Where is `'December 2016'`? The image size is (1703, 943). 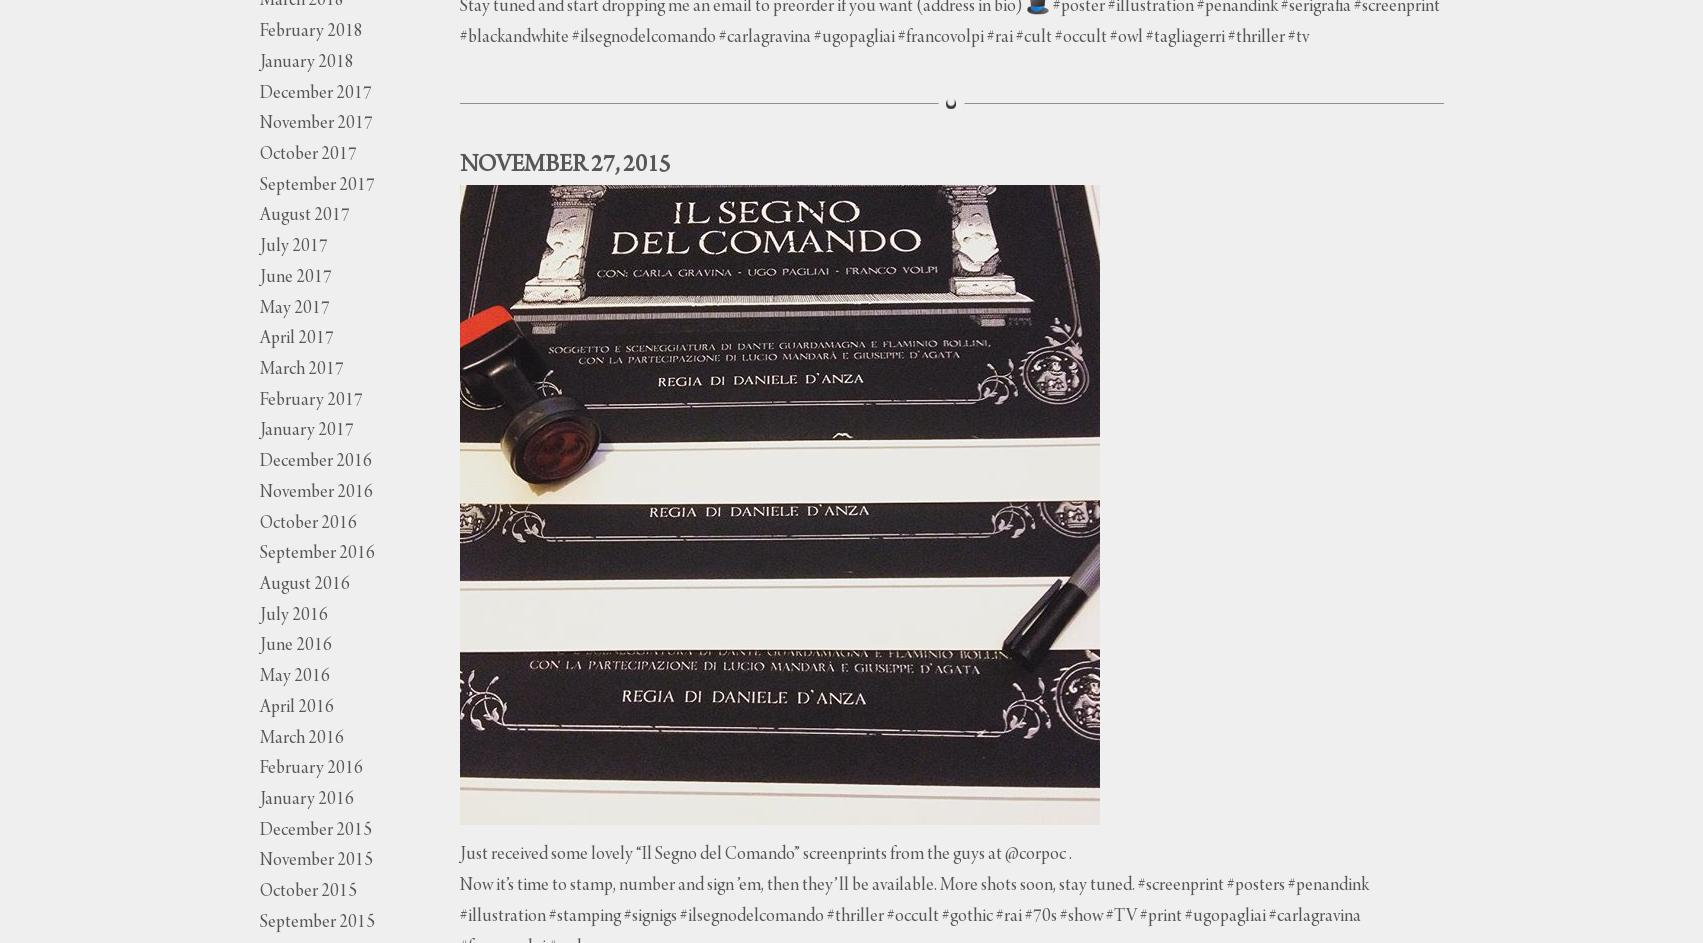
'December 2016' is located at coordinates (258, 462).